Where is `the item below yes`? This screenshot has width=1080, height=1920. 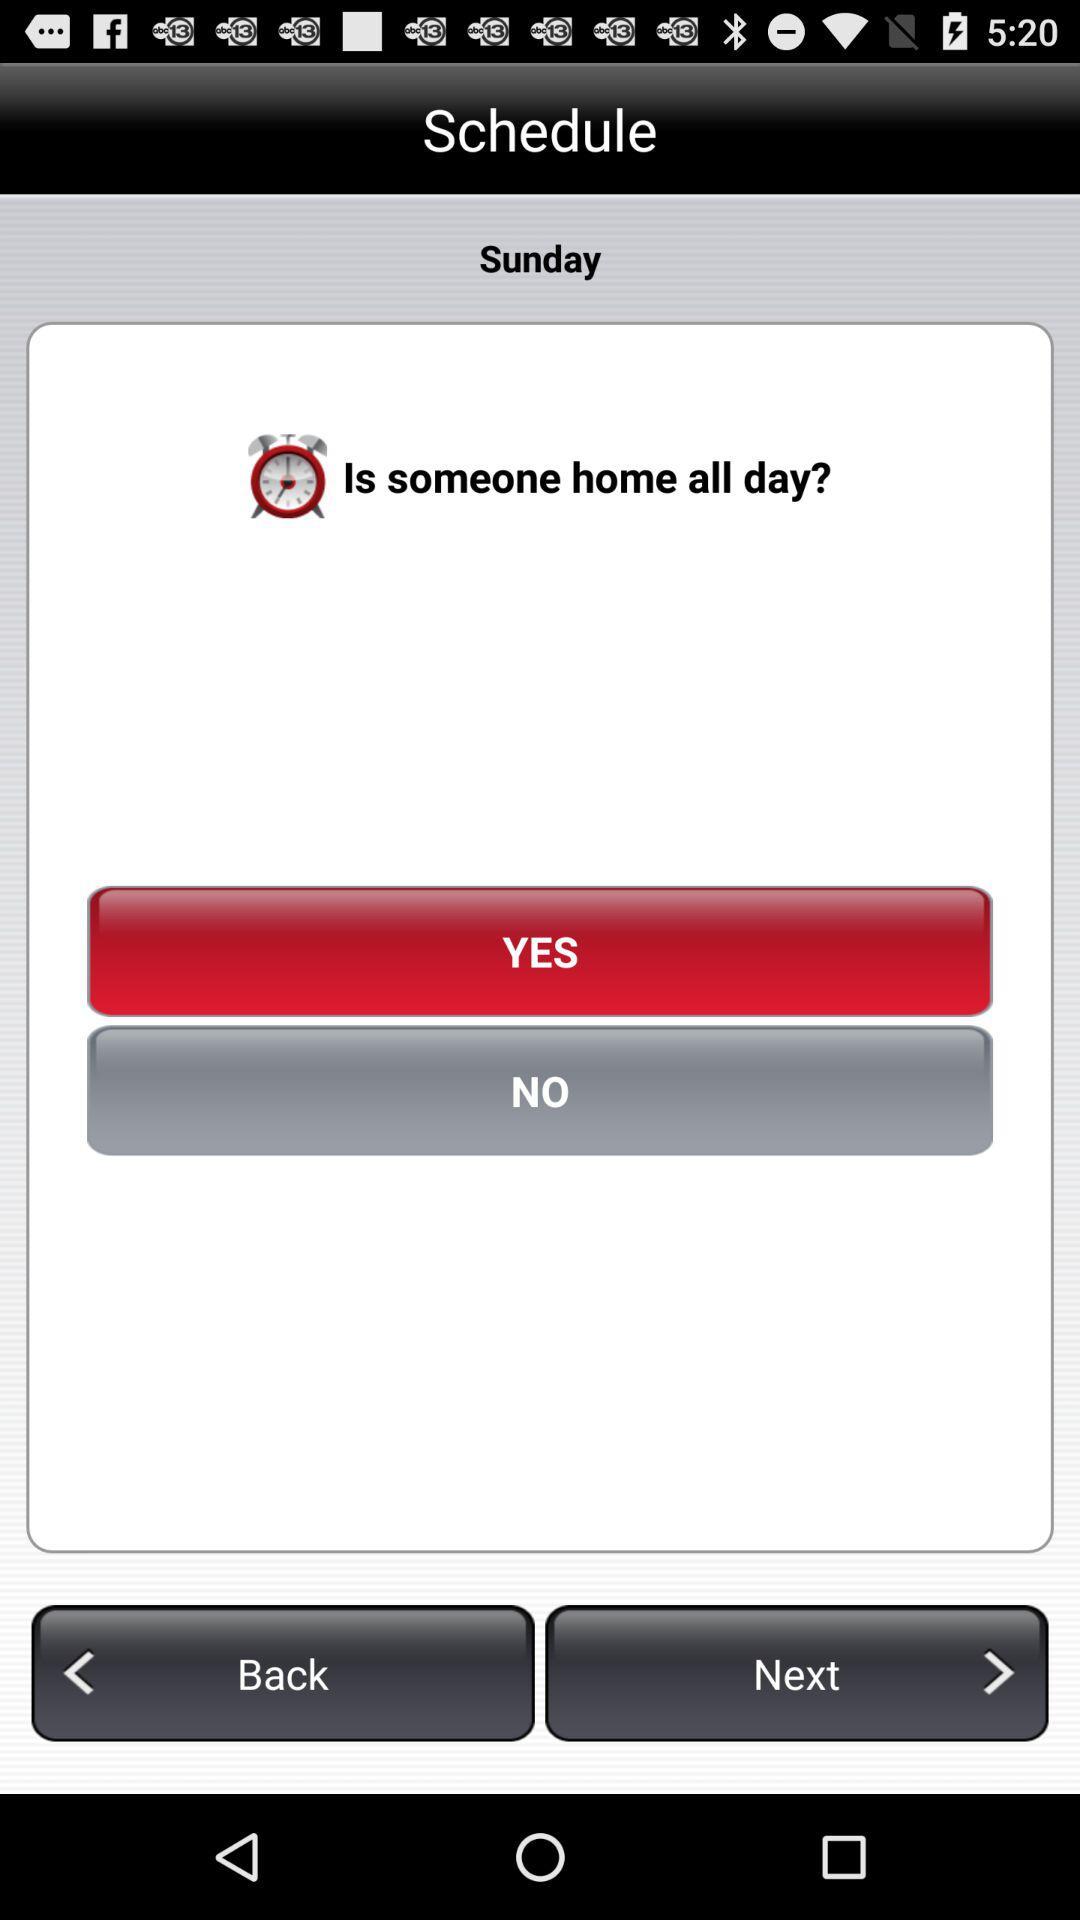
the item below yes is located at coordinates (540, 1089).